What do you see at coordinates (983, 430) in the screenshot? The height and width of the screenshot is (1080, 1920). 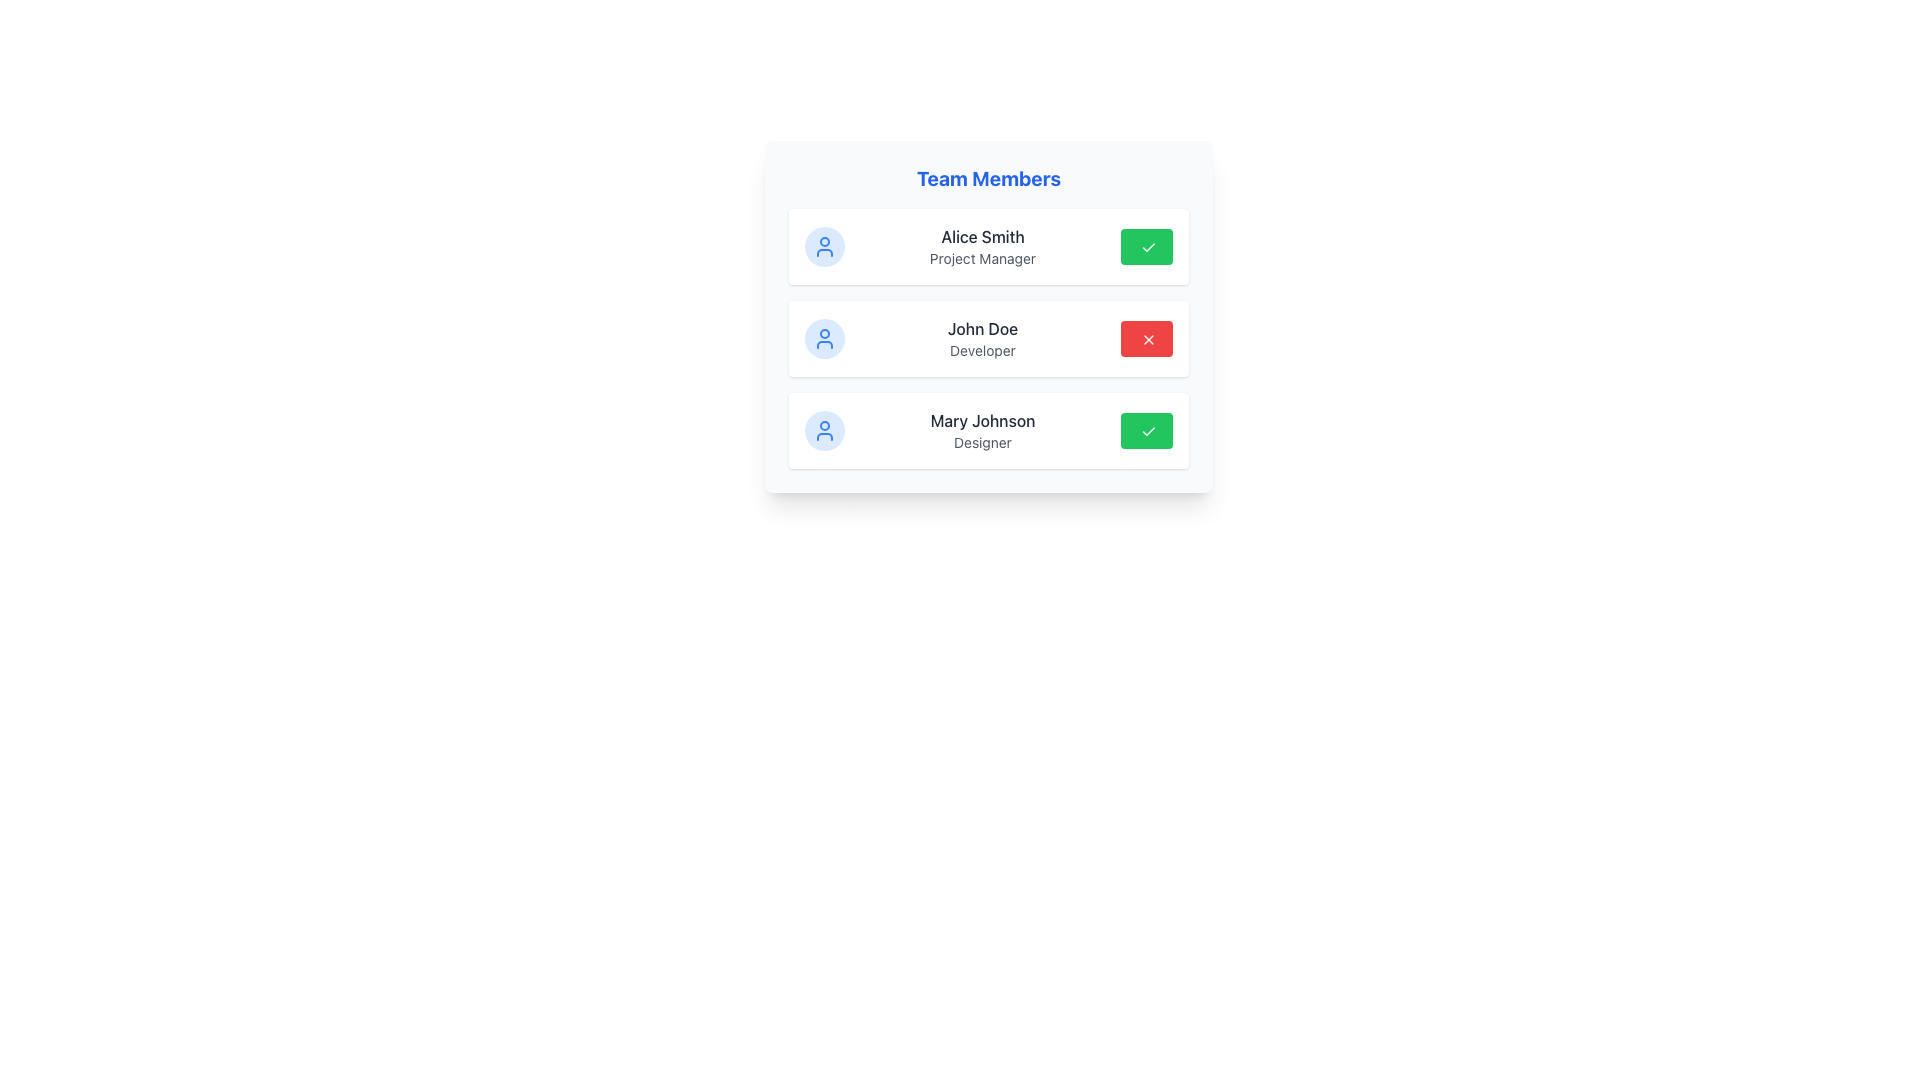 I see `the third item` at bounding box center [983, 430].